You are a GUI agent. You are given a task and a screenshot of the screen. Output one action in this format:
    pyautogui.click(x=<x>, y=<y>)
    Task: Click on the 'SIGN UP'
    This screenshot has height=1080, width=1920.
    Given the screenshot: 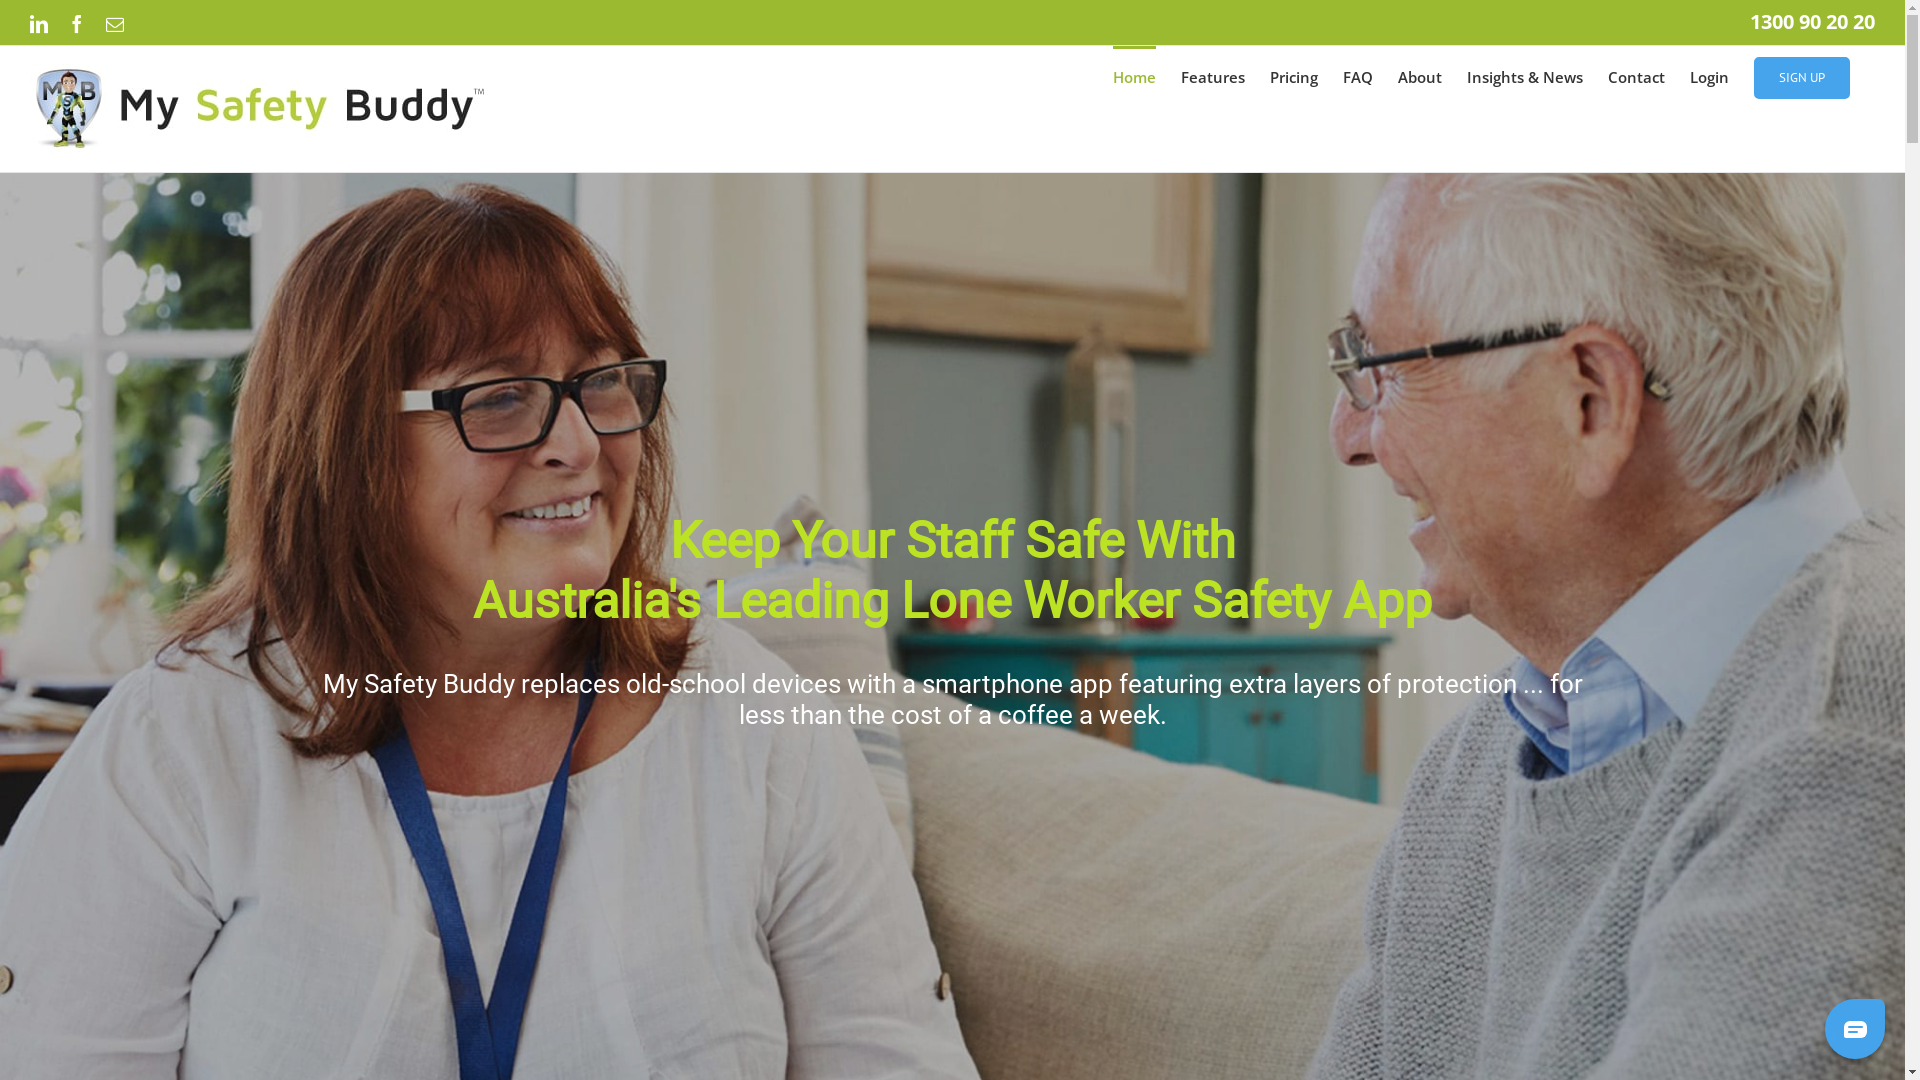 What is the action you would take?
    pyautogui.click(x=1801, y=75)
    